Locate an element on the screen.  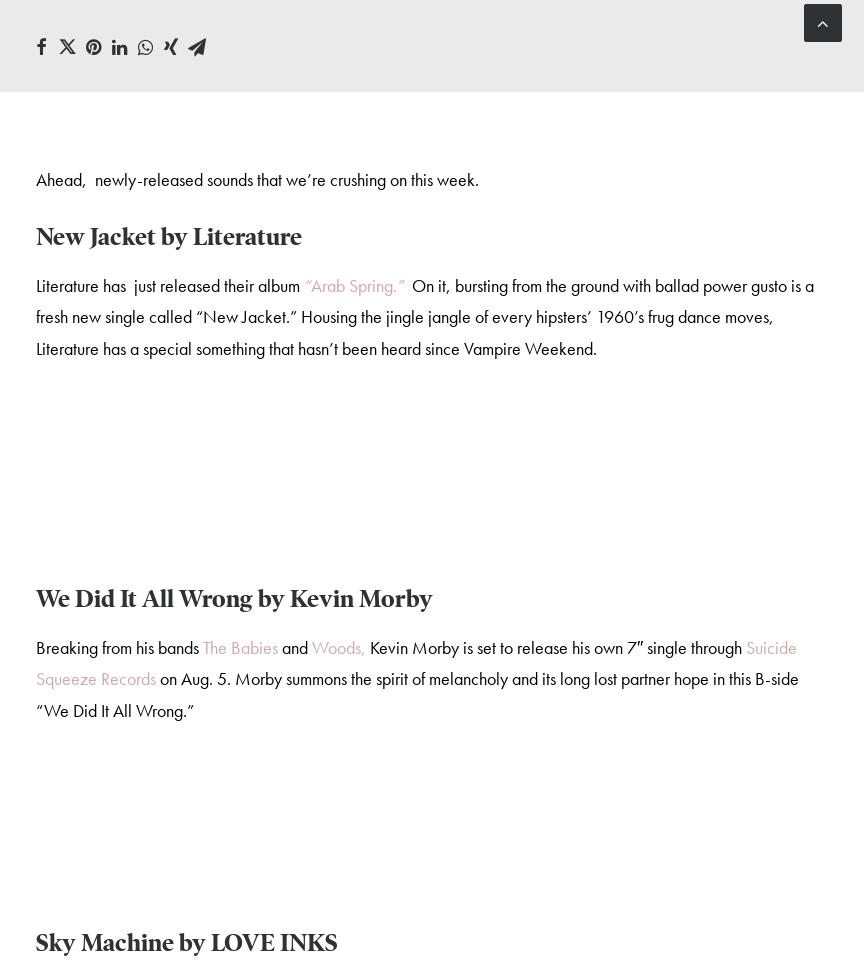
'Arab Spring.' is located at coordinates (311, 287).